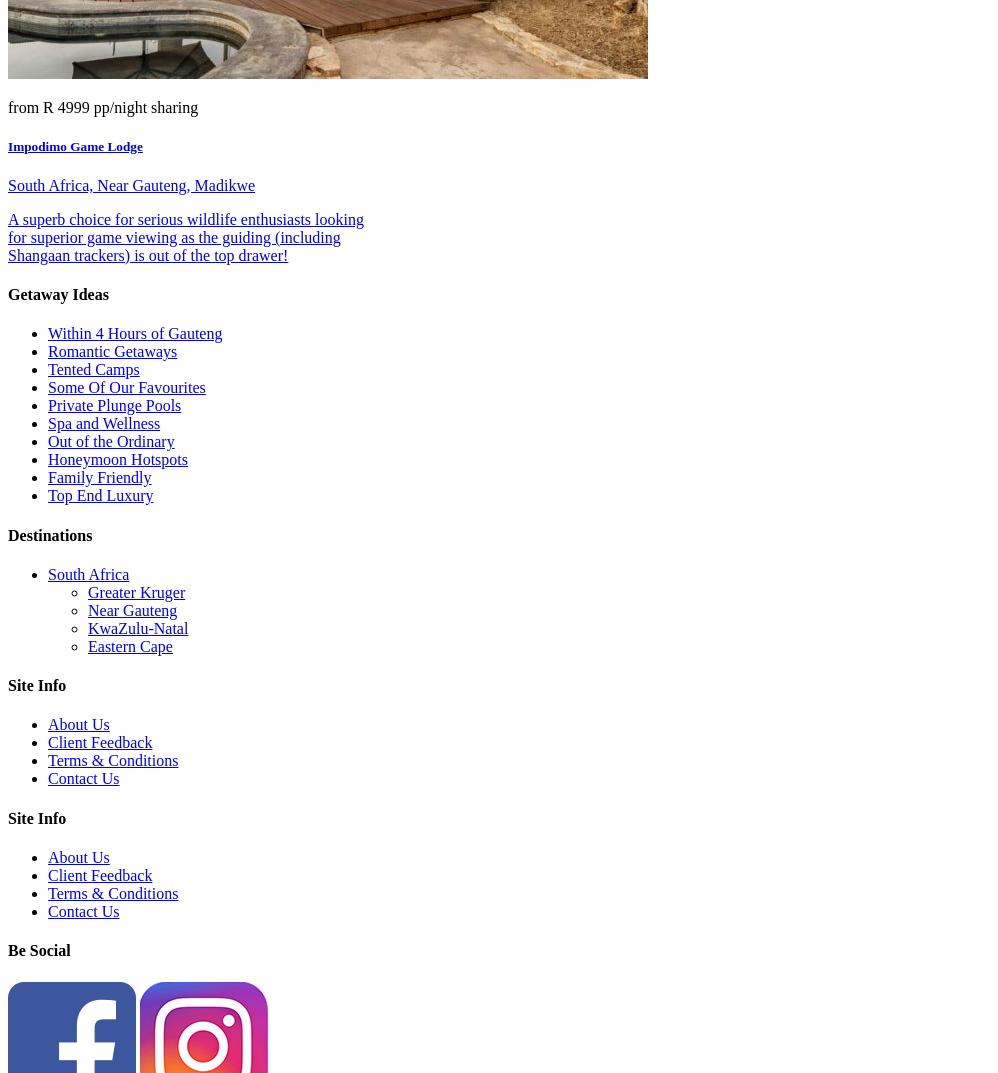 This screenshot has width=998, height=1073. I want to click on 'South Africa, Near Gauteng, Madikwe', so click(131, 184).